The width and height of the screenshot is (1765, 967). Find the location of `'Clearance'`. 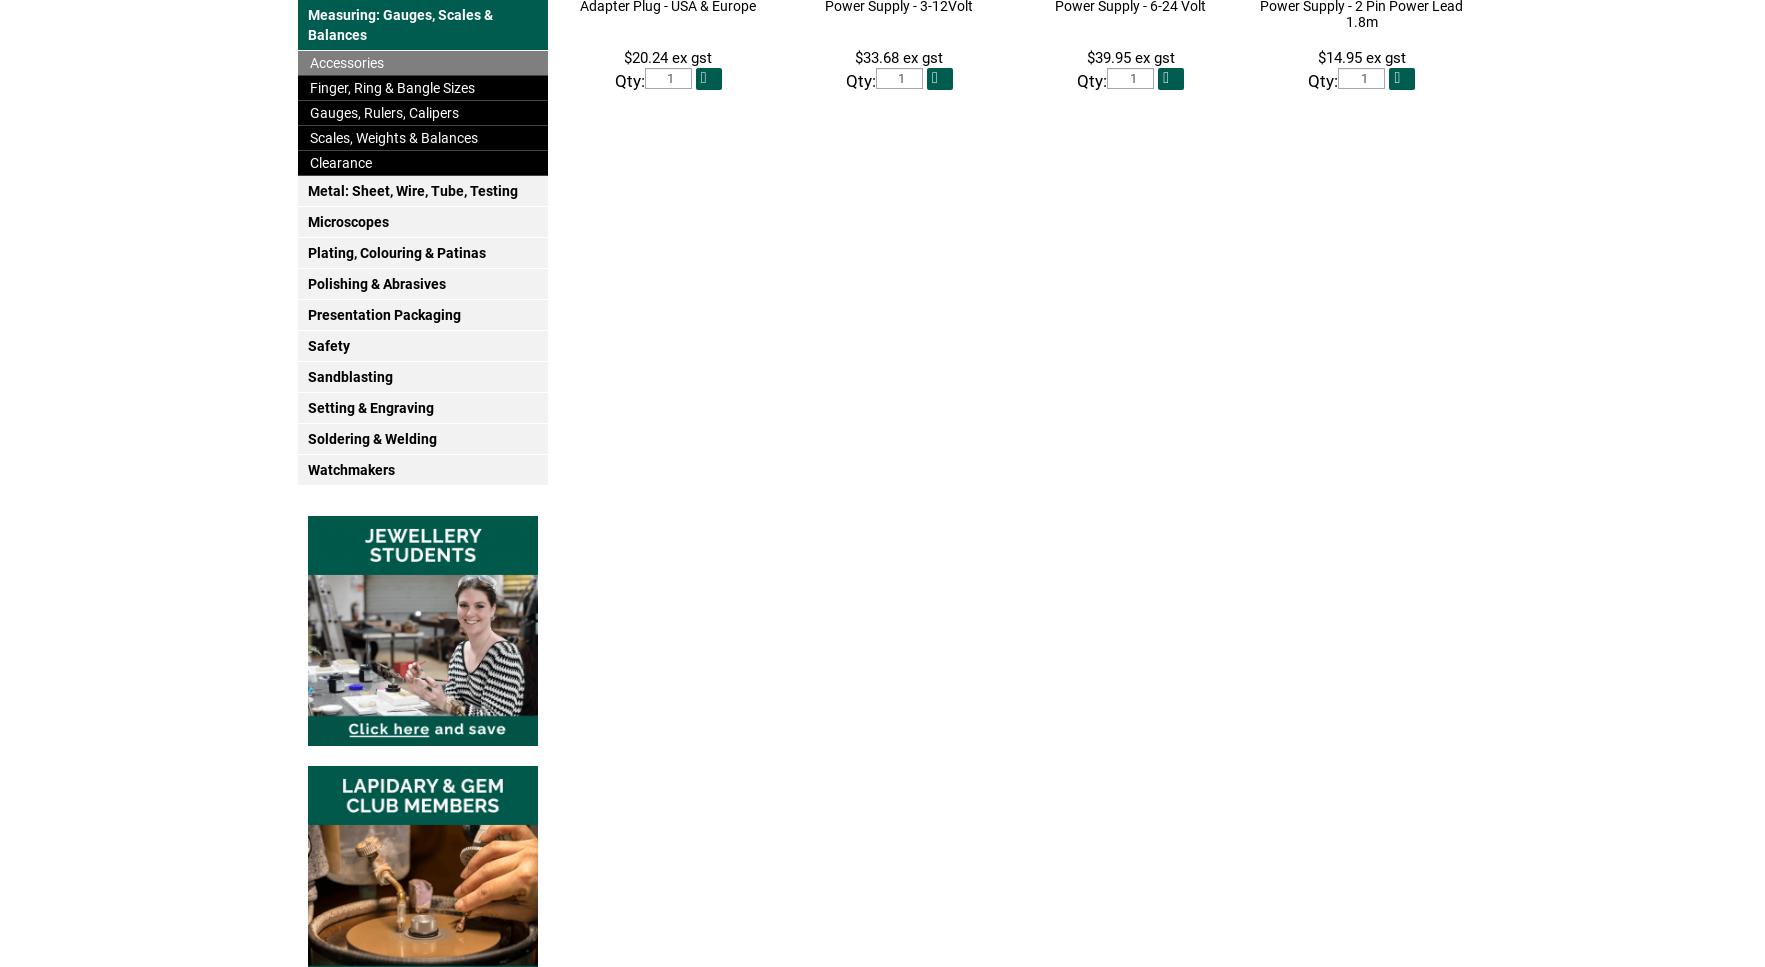

'Clearance' is located at coordinates (338, 163).